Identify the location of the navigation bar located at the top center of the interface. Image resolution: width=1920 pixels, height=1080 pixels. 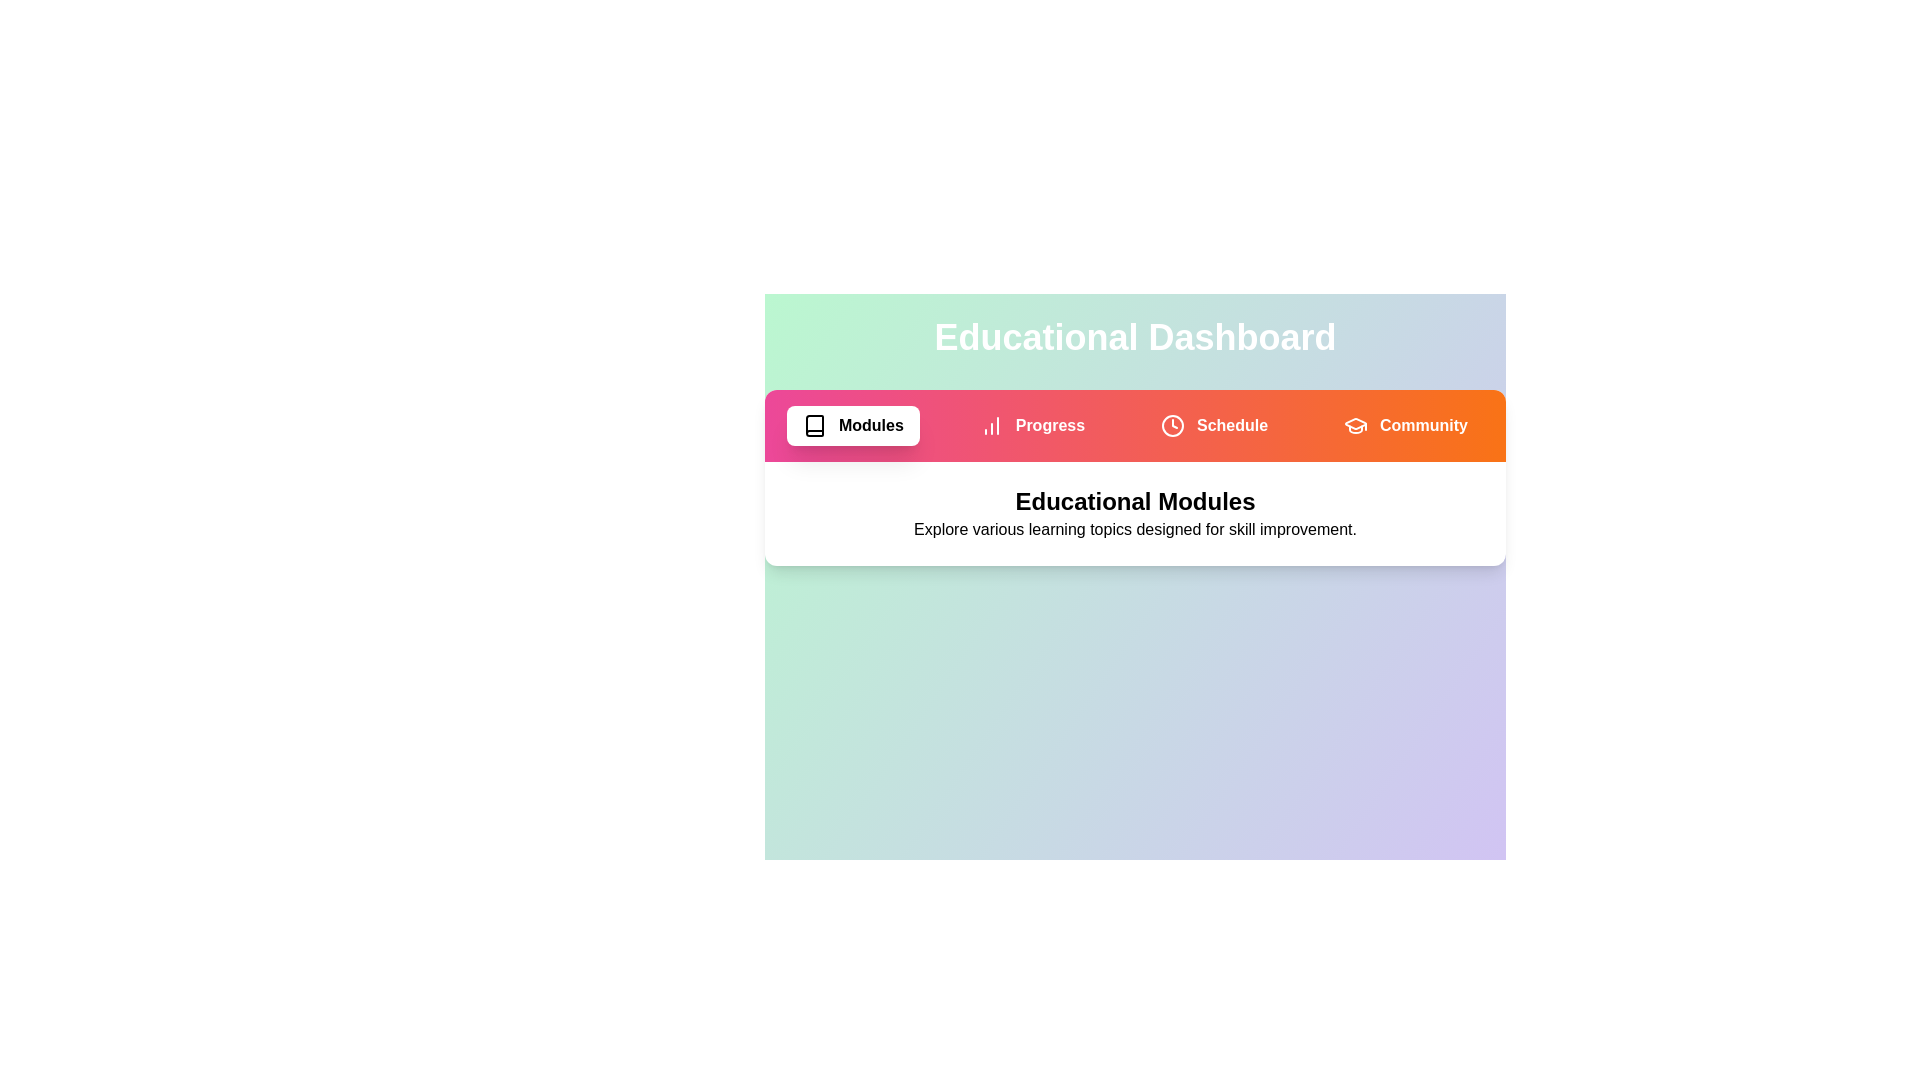
(1135, 424).